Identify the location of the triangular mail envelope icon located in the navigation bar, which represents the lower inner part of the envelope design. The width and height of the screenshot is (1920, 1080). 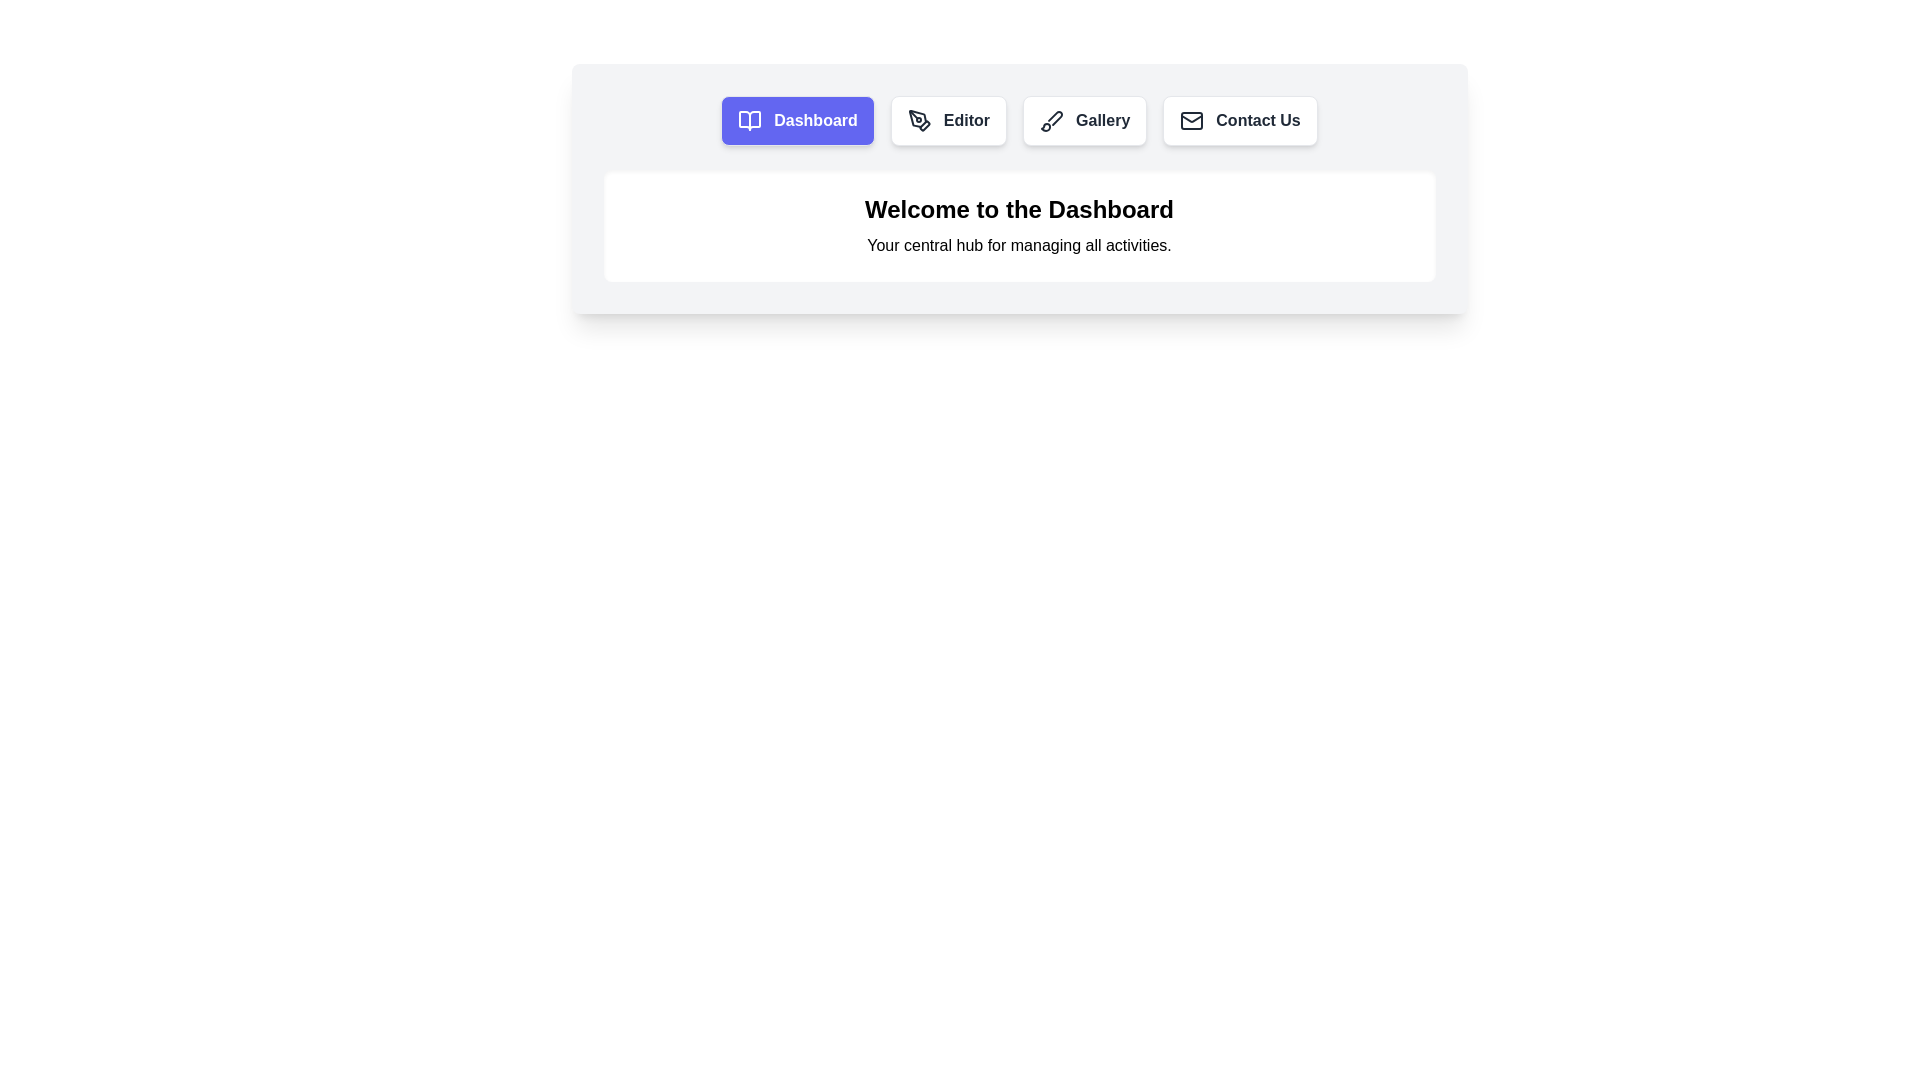
(1192, 119).